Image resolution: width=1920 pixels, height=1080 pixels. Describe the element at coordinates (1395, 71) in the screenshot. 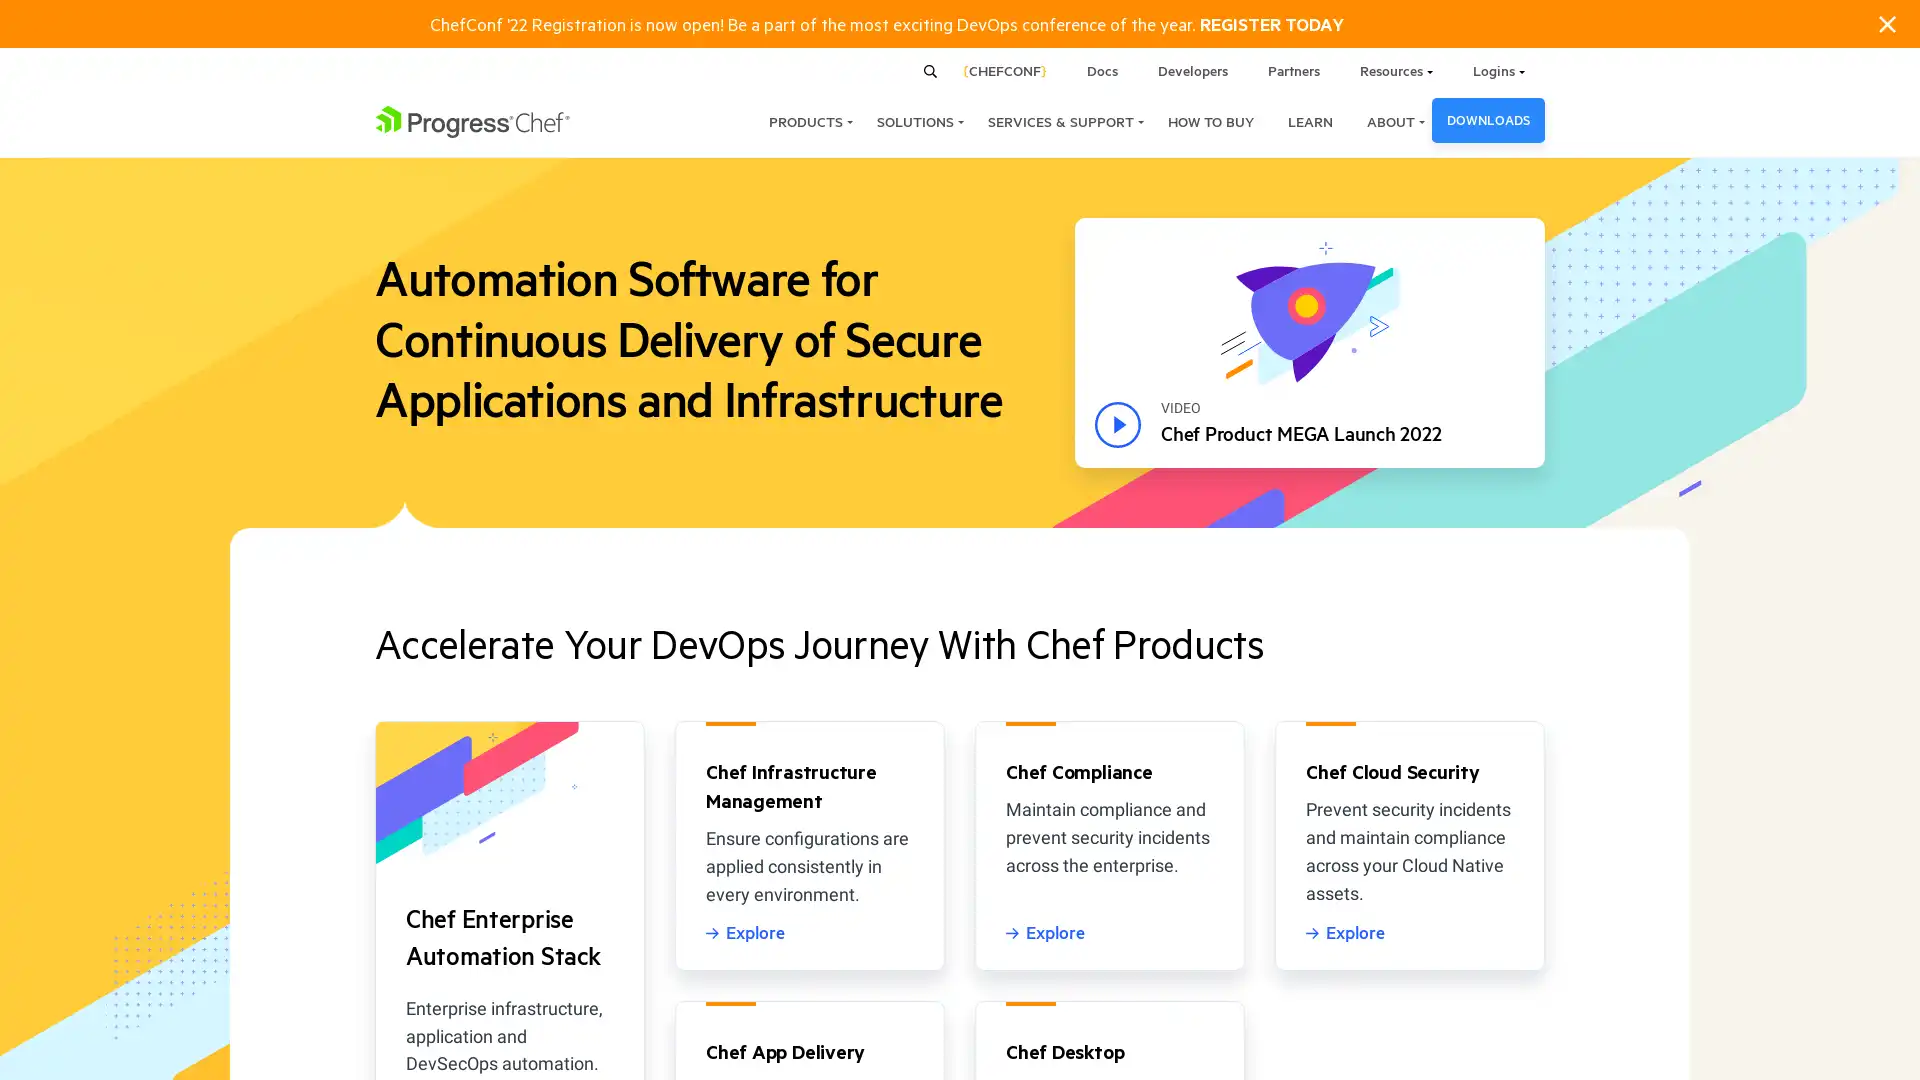

I see `Resources` at that location.